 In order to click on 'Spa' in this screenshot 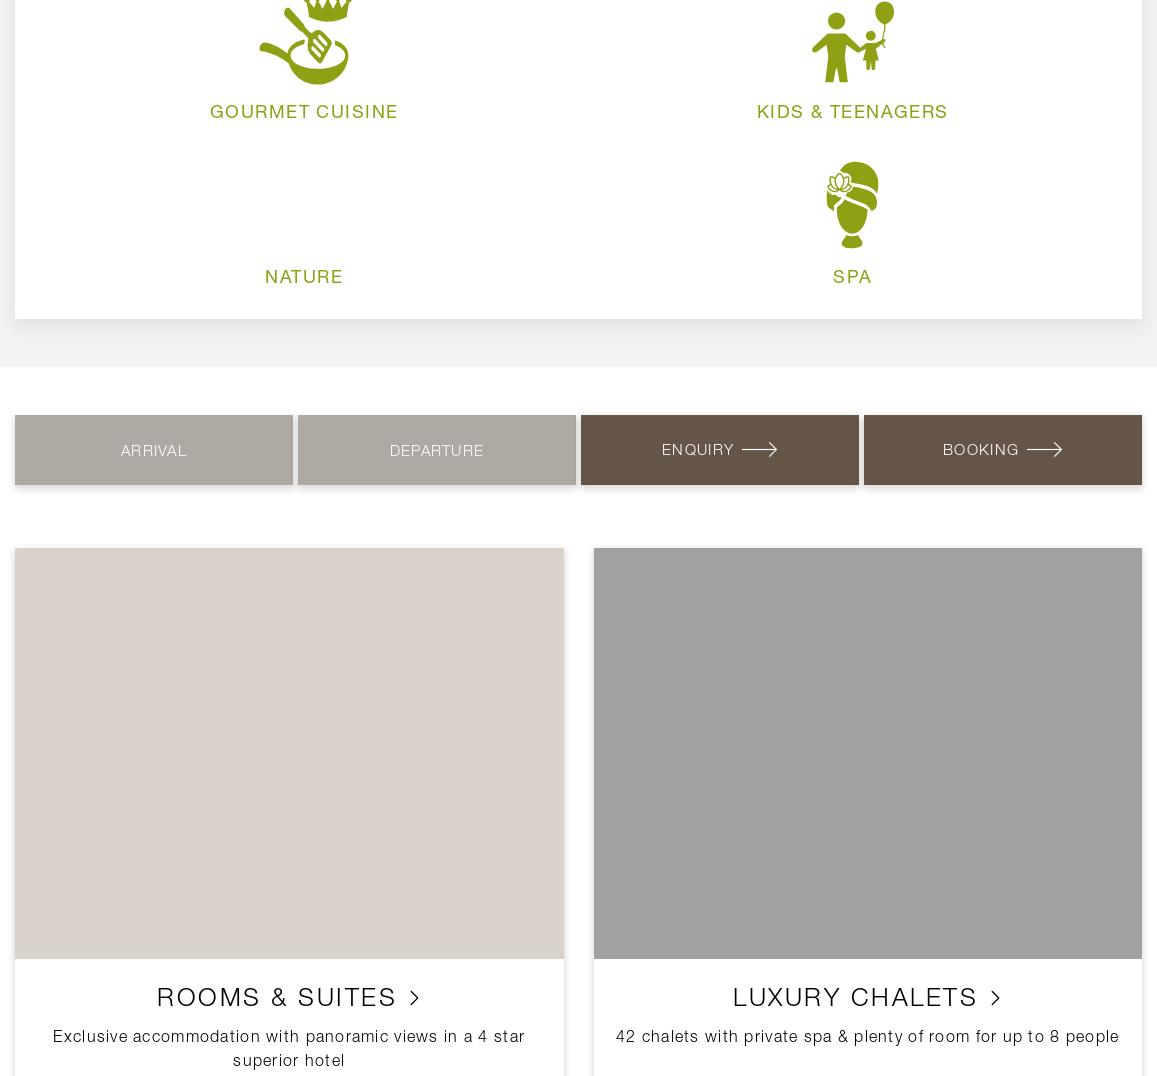, I will do `click(852, 274)`.